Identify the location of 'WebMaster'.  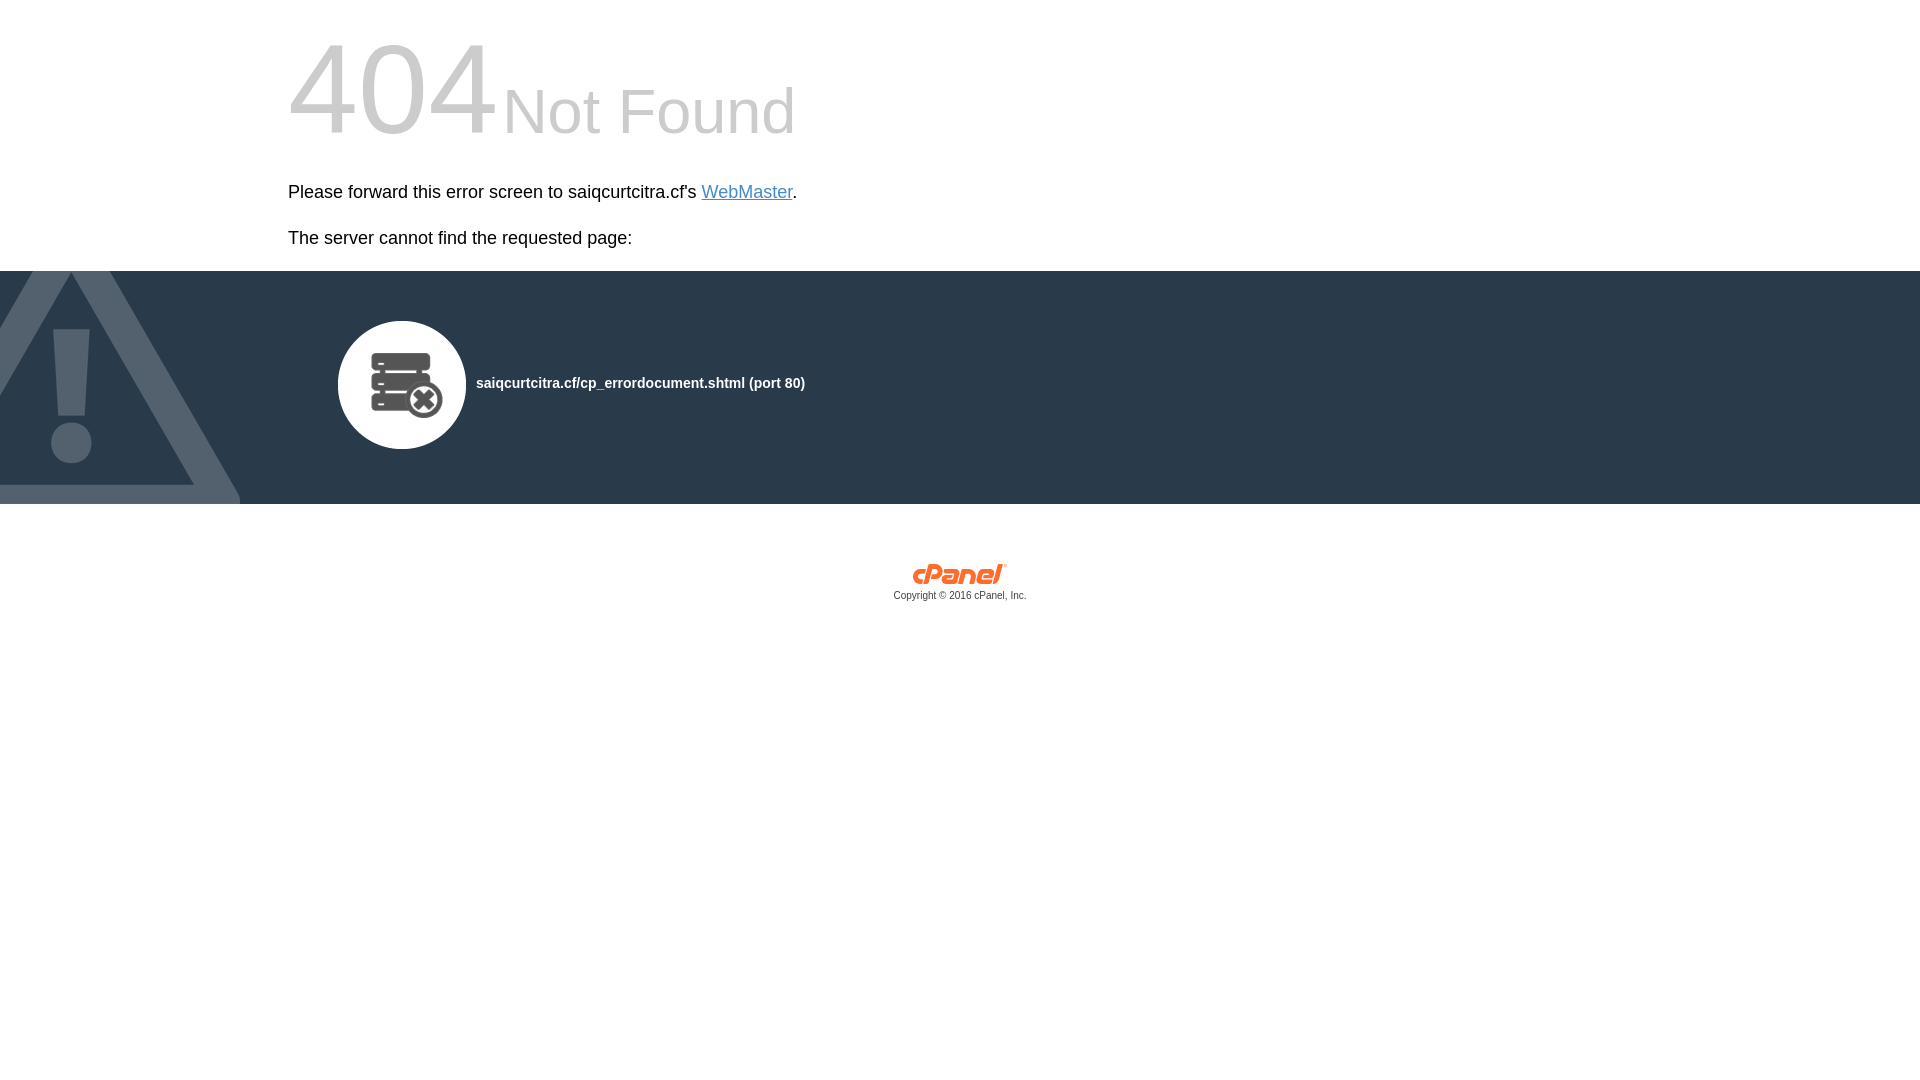
(701, 192).